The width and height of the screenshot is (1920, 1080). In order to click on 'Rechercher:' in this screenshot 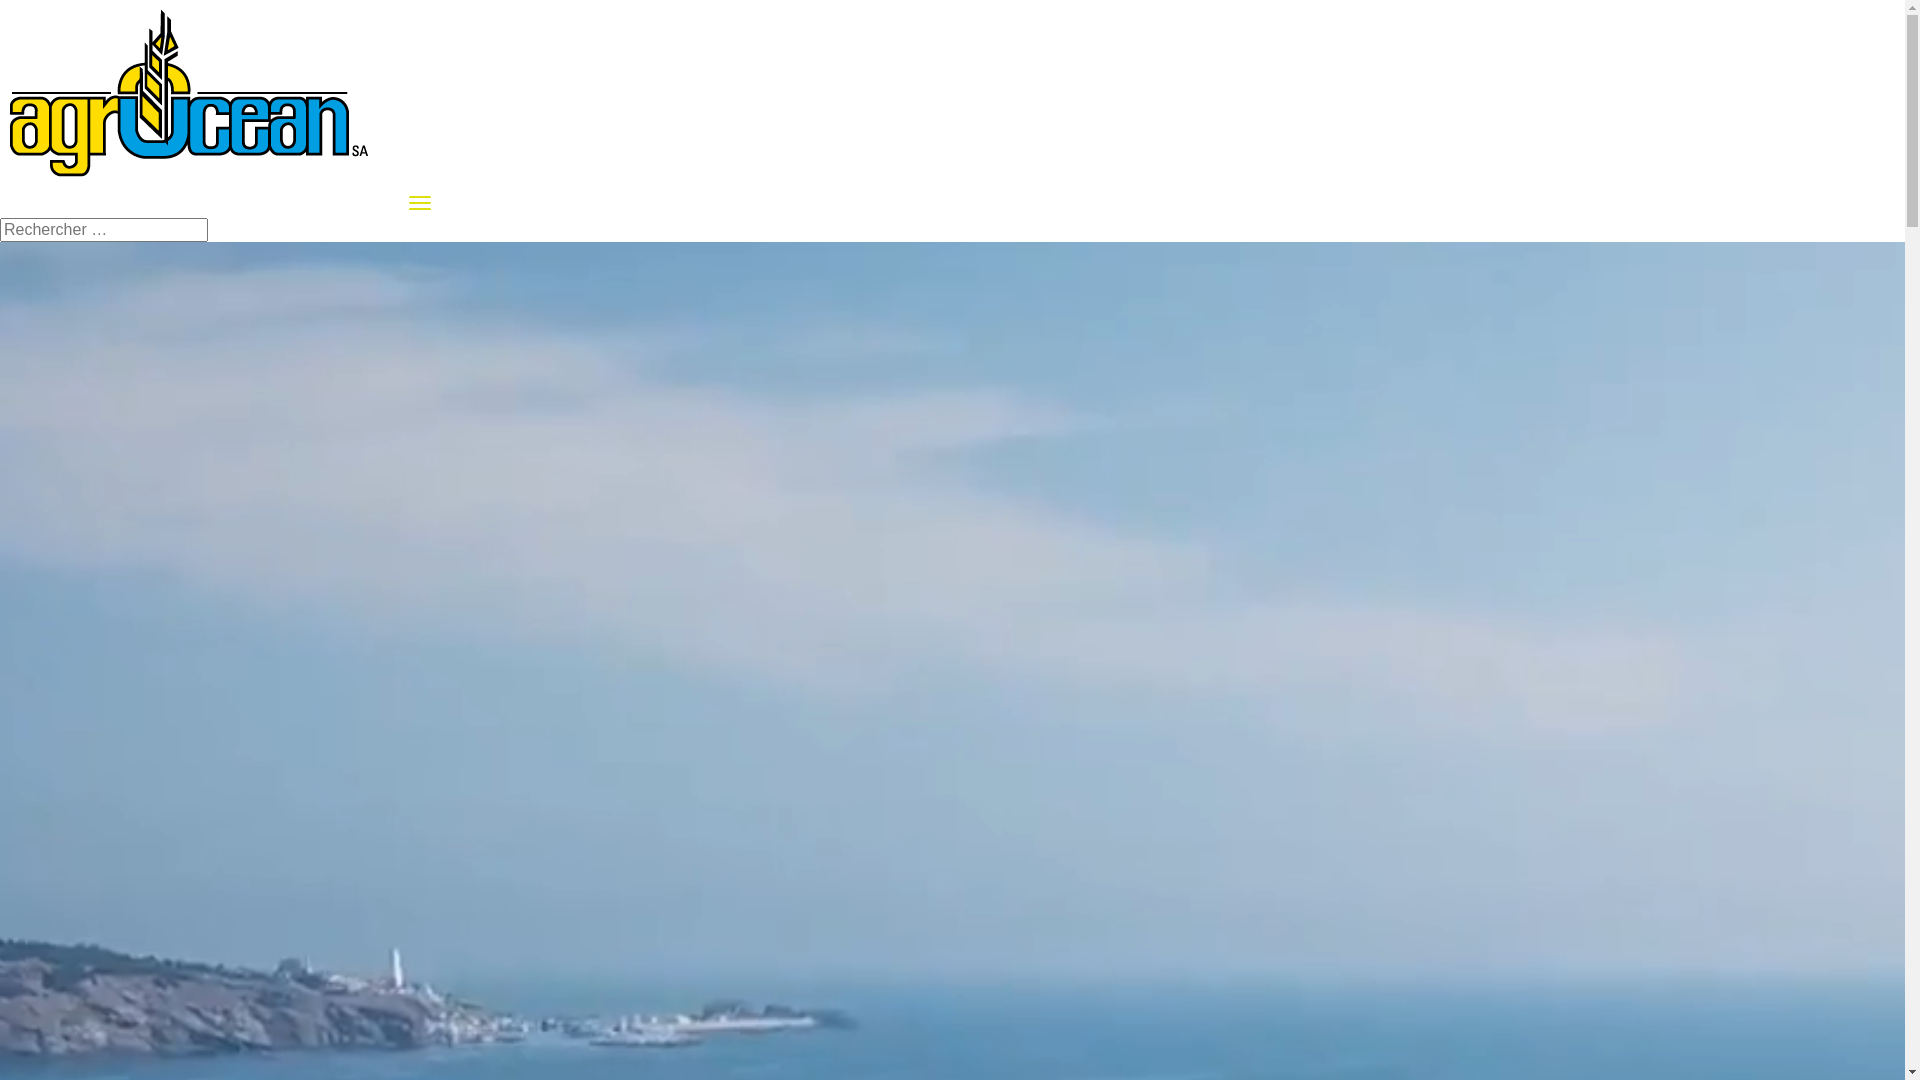, I will do `click(103, 229)`.